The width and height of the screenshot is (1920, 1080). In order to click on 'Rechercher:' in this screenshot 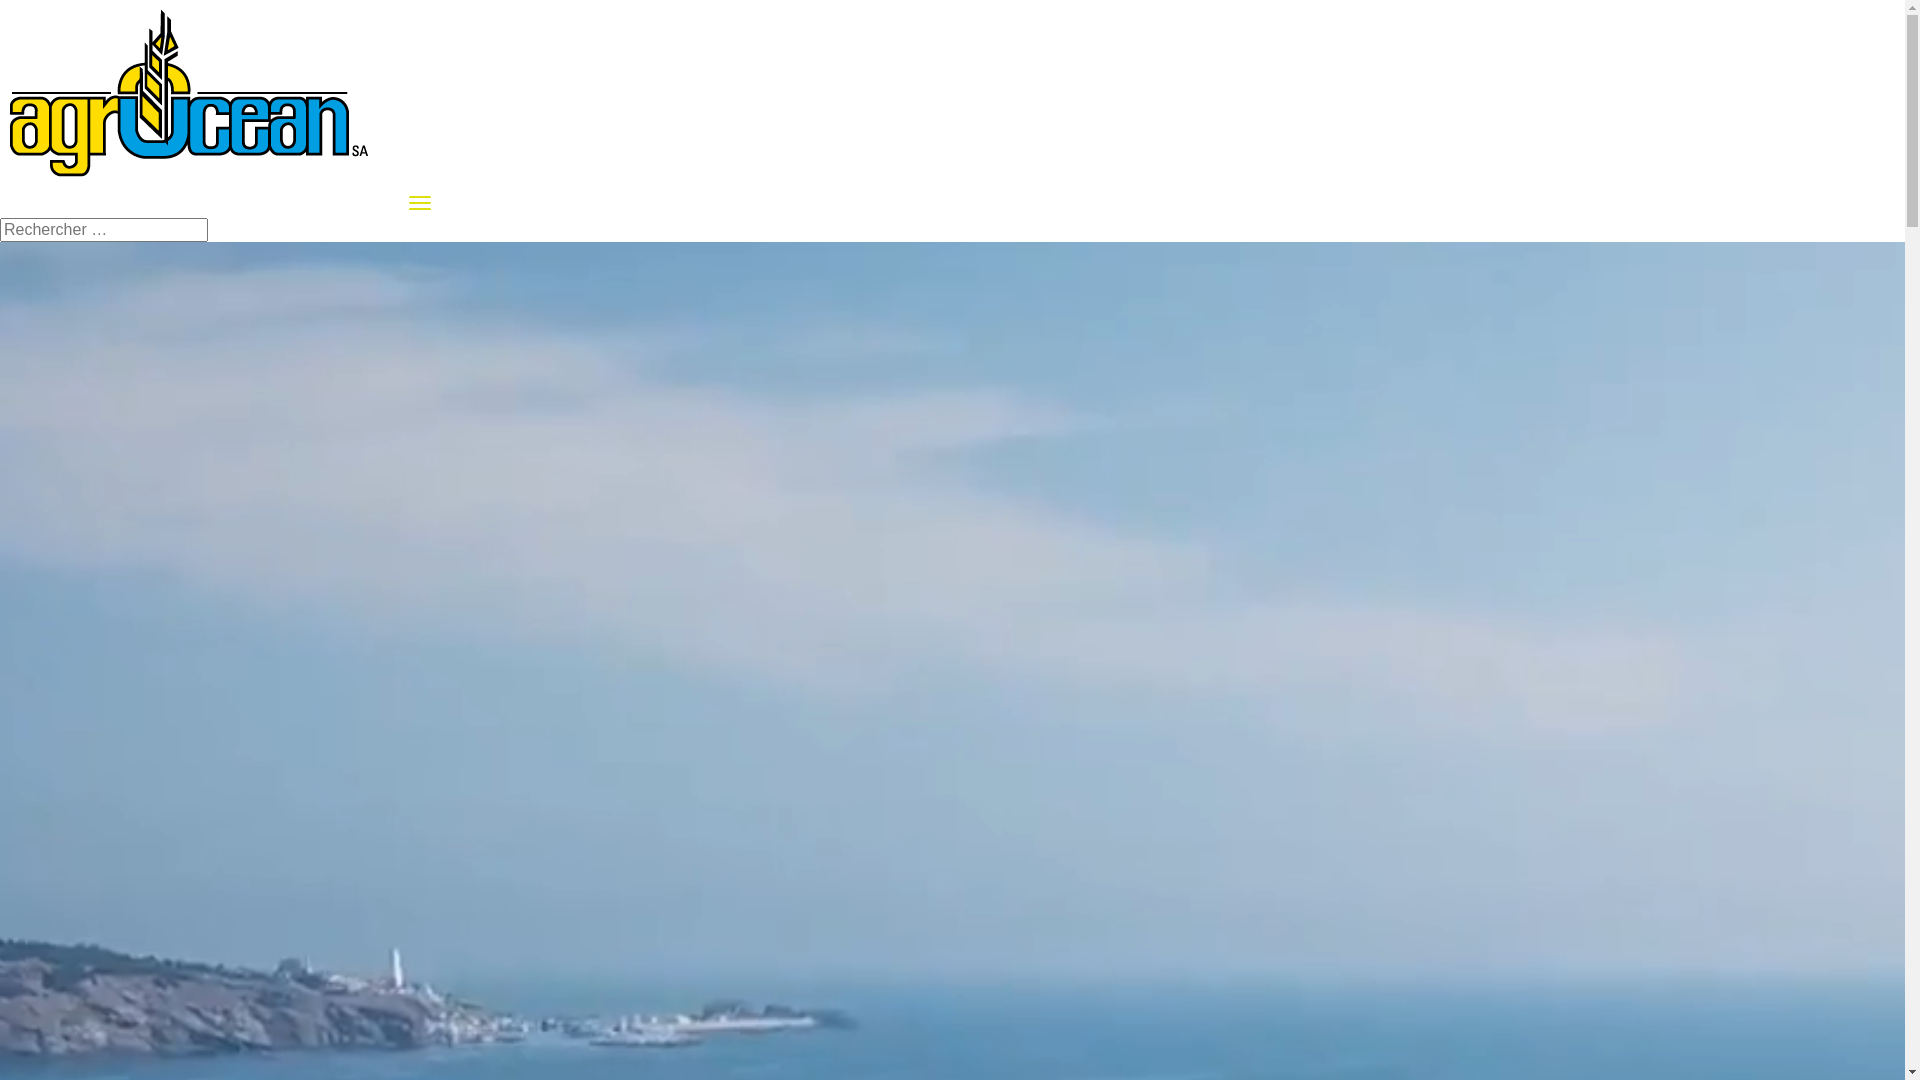, I will do `click(103, 229)`.